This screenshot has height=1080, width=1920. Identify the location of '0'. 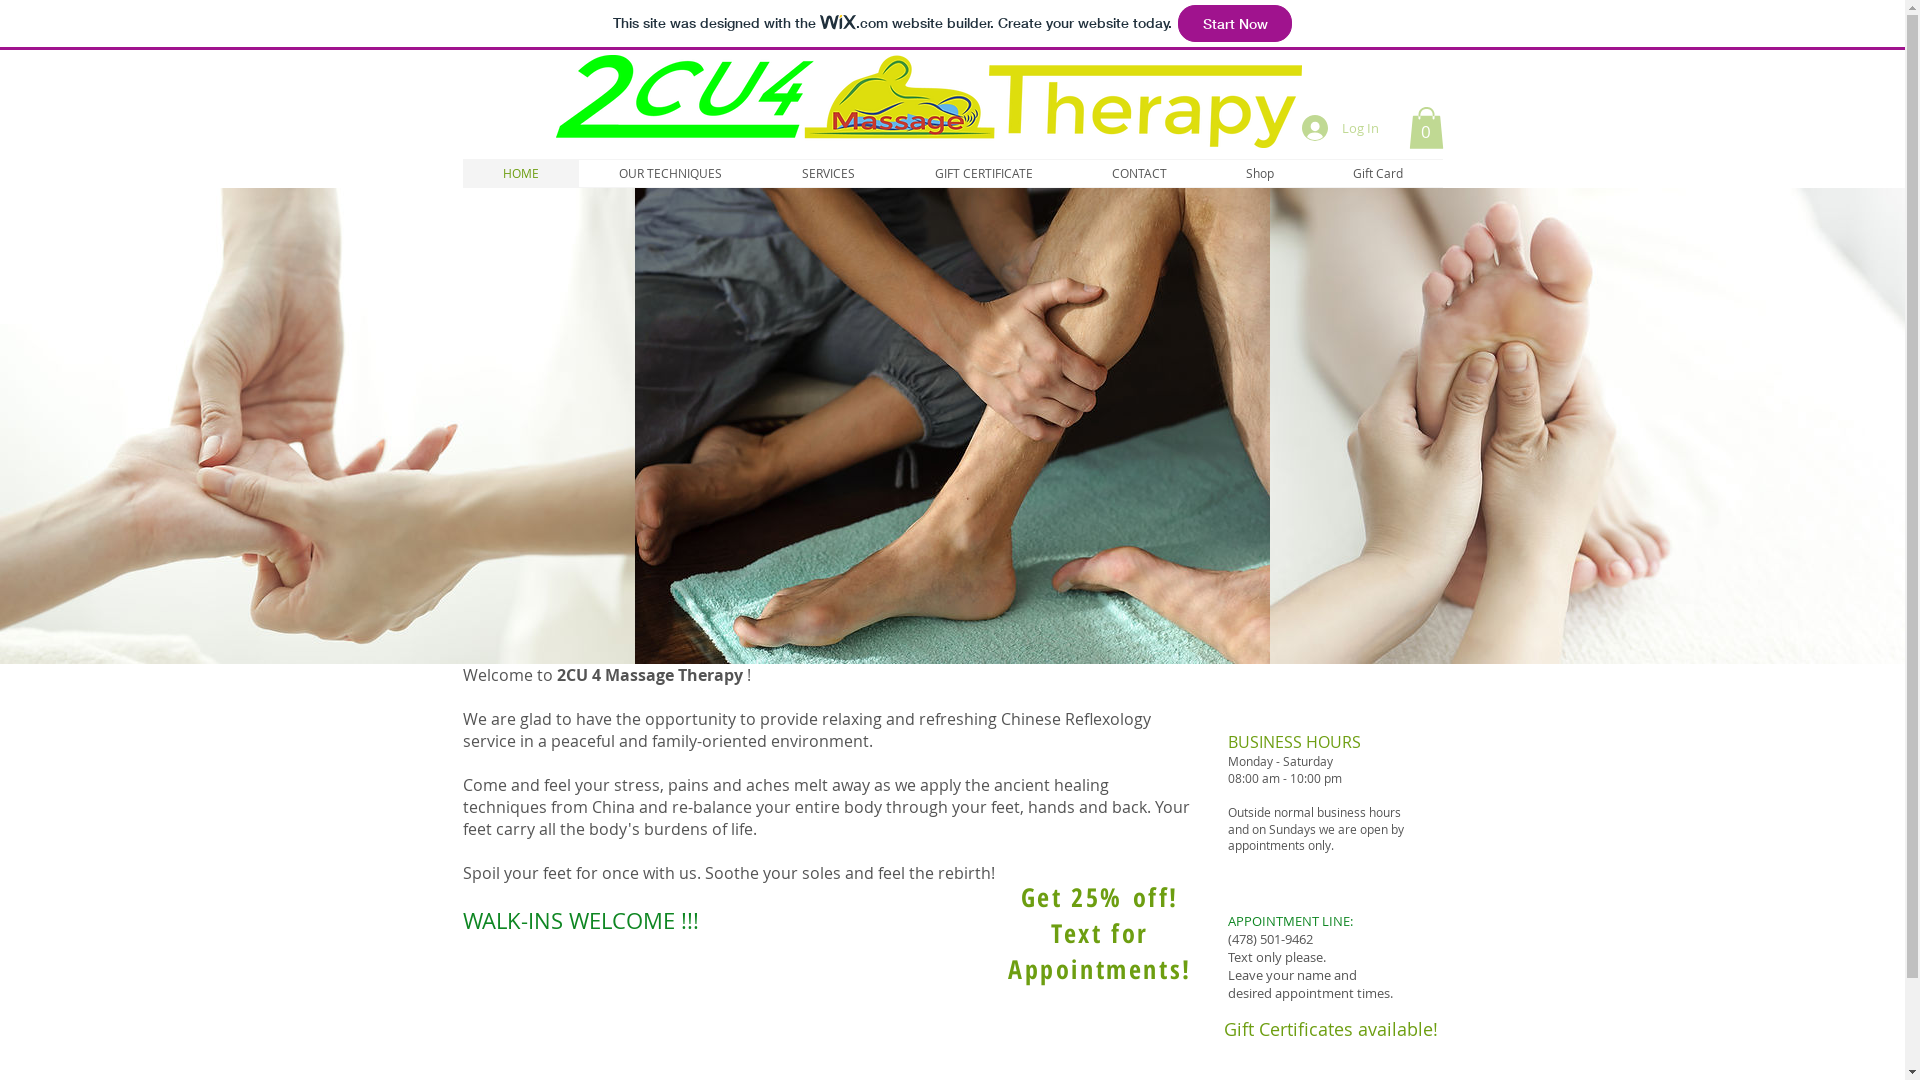
(1424, 127).